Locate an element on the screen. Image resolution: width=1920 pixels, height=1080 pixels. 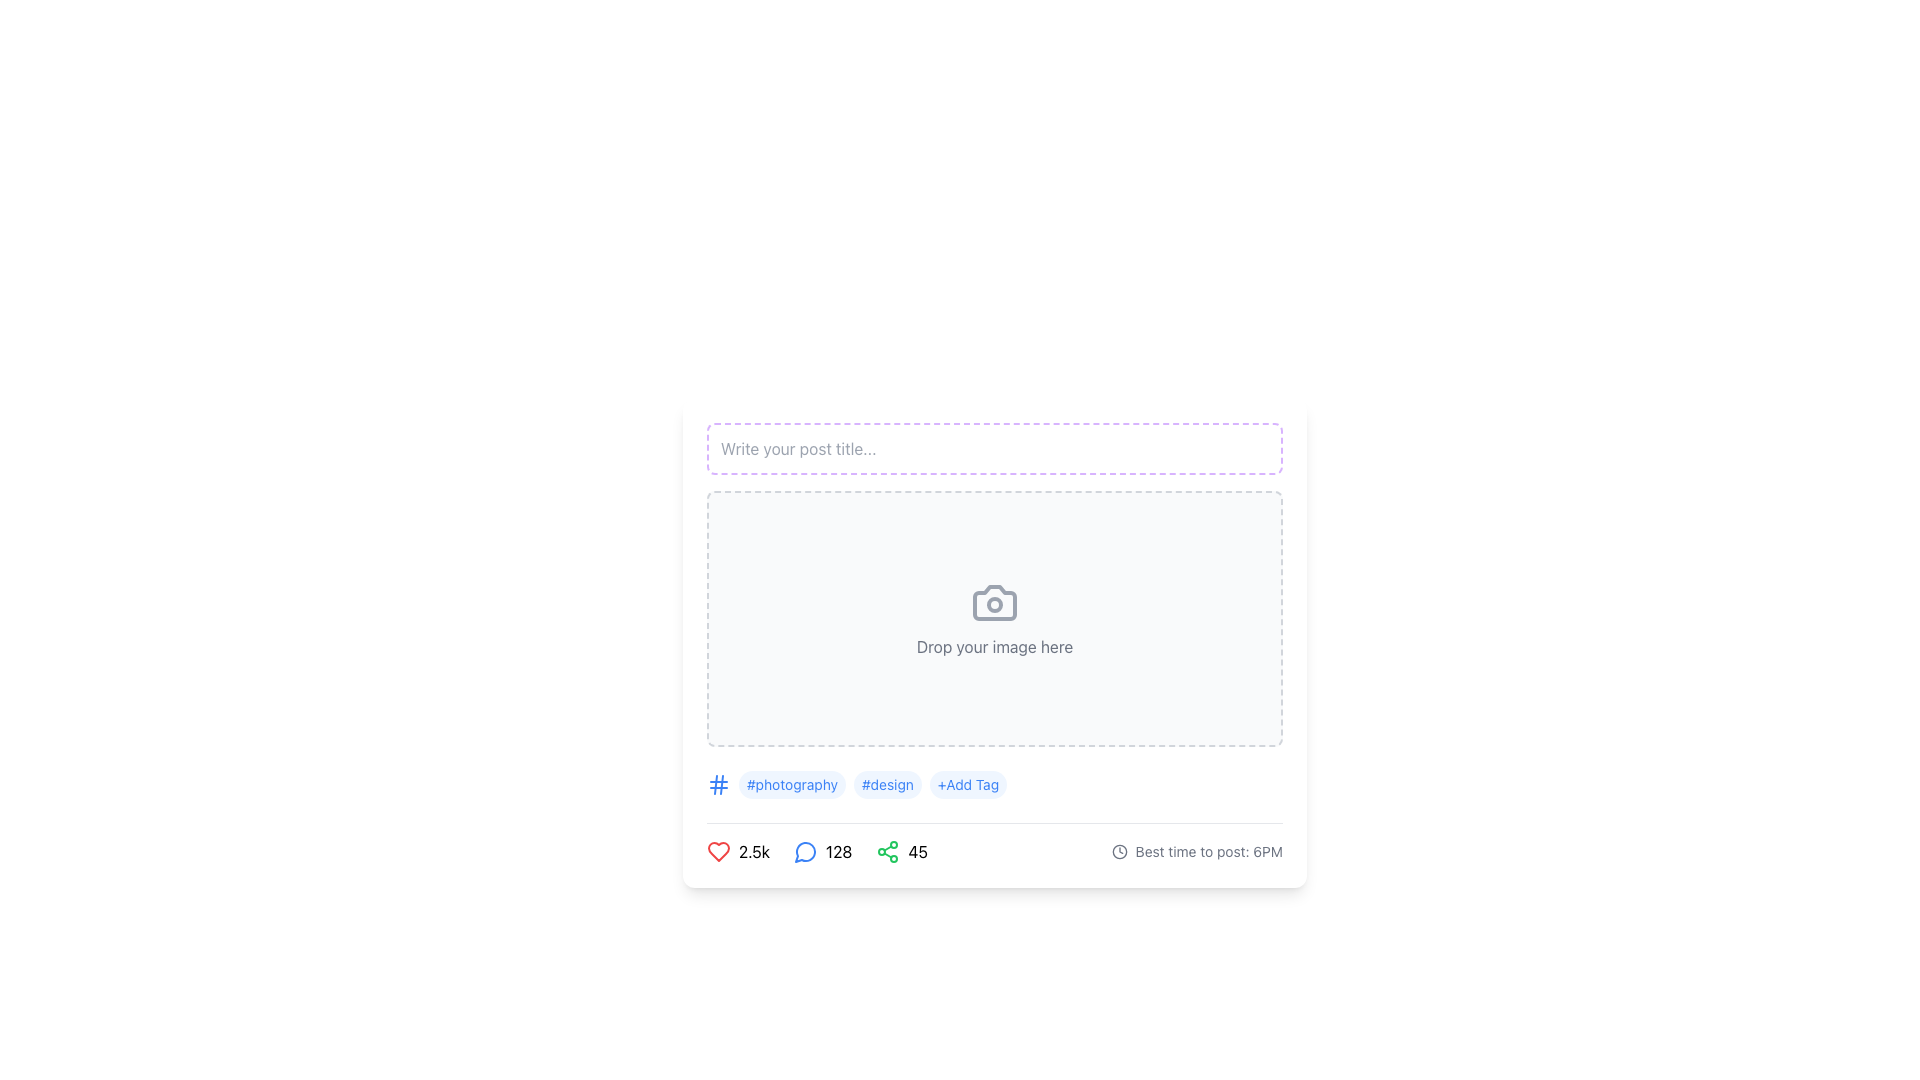
the icon button located on the lower-left side of the interface, which is the first element in a horizontal row of interactive elements before the numeric count '2.5k' is located at coordinates (719, 852).